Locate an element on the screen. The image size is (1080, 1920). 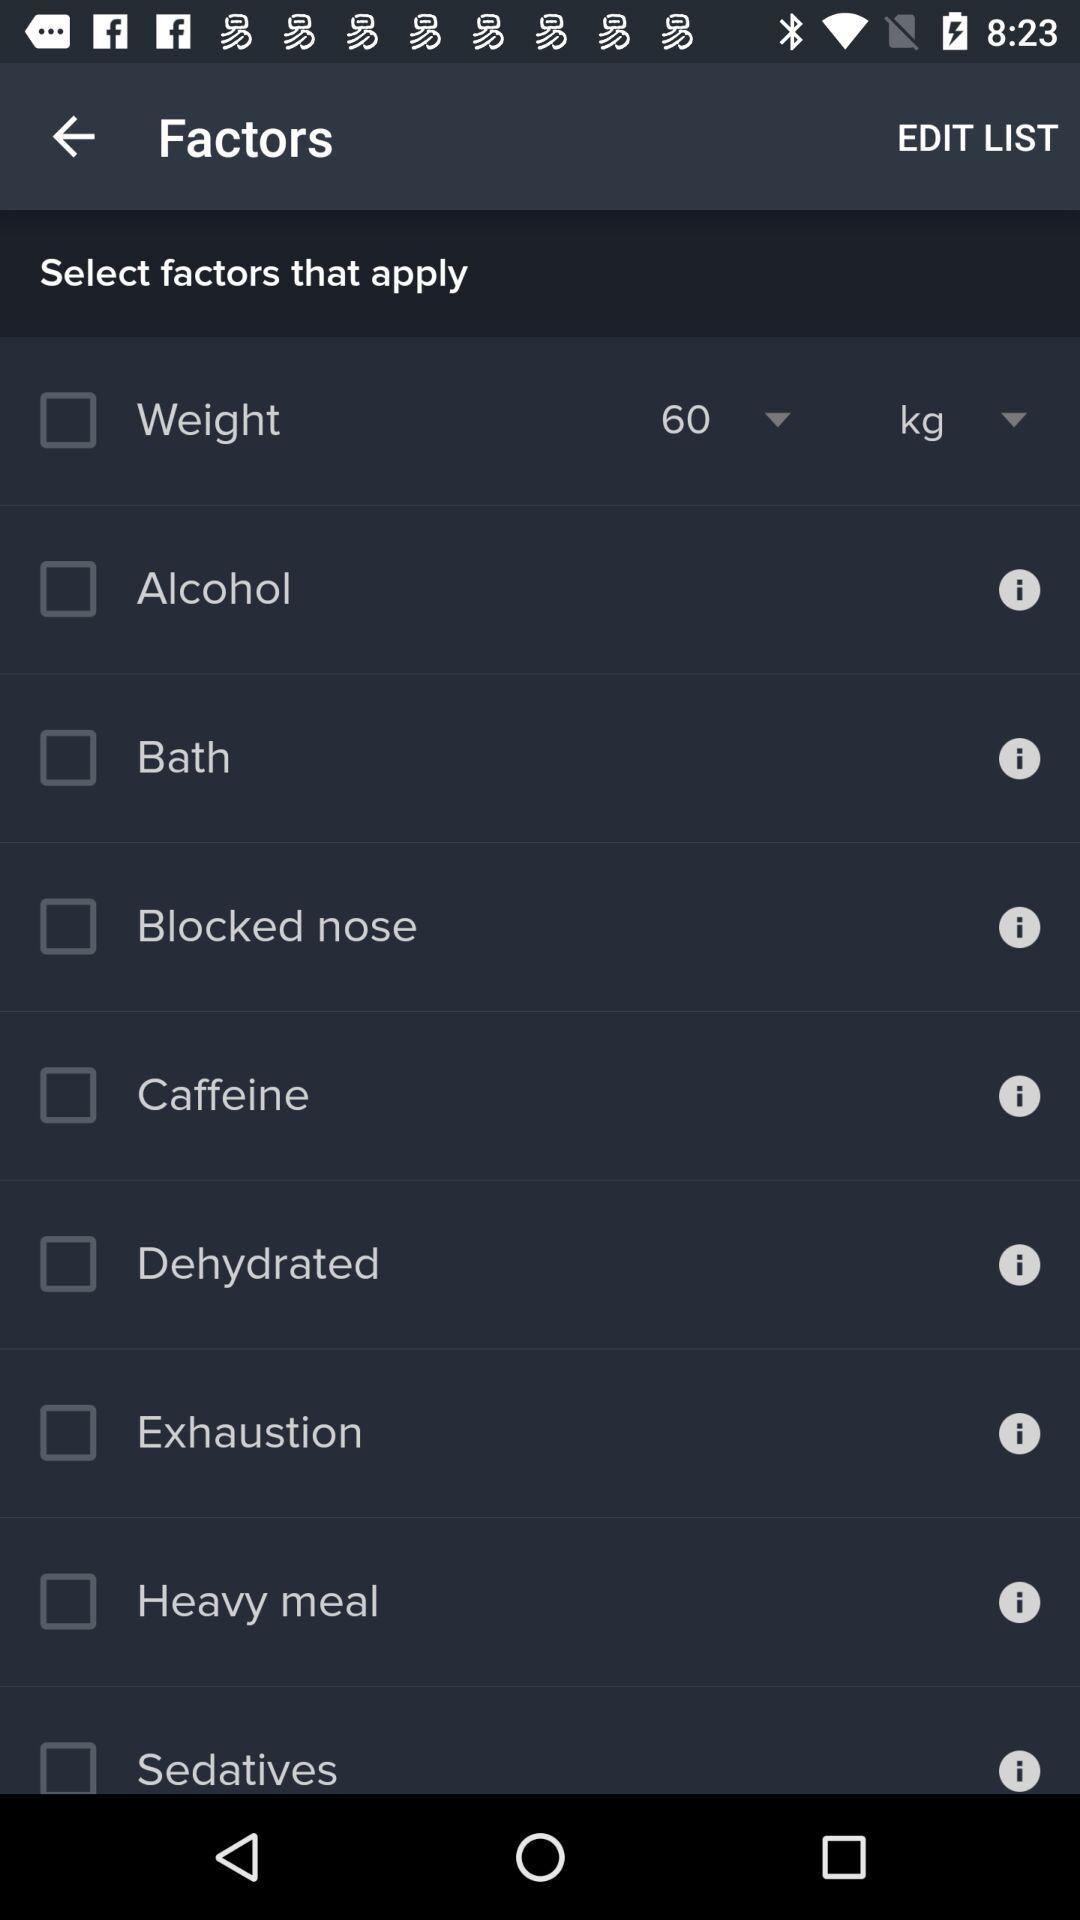
more information option is located at coordinates (1019, 1263).